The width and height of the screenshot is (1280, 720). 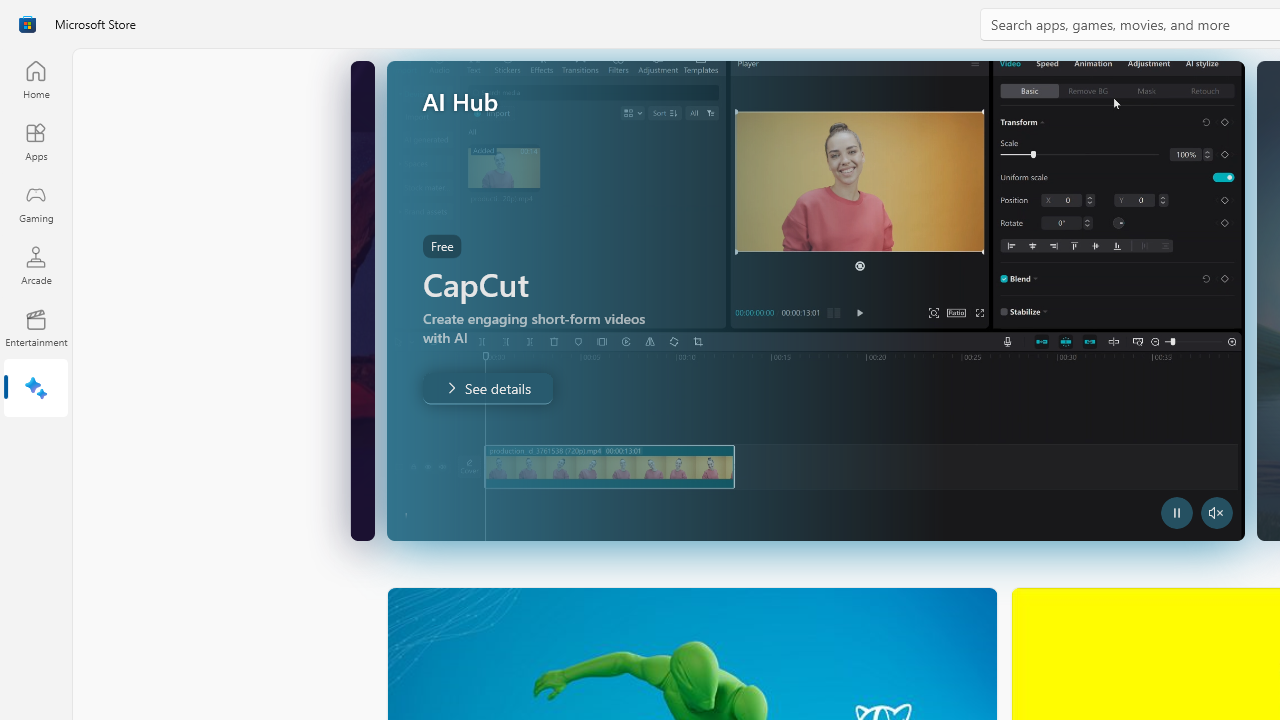 What do you see at coordinates (35, 326) in the screenshot?
I see `'Entertainment'` at bounding box center [35, 326].